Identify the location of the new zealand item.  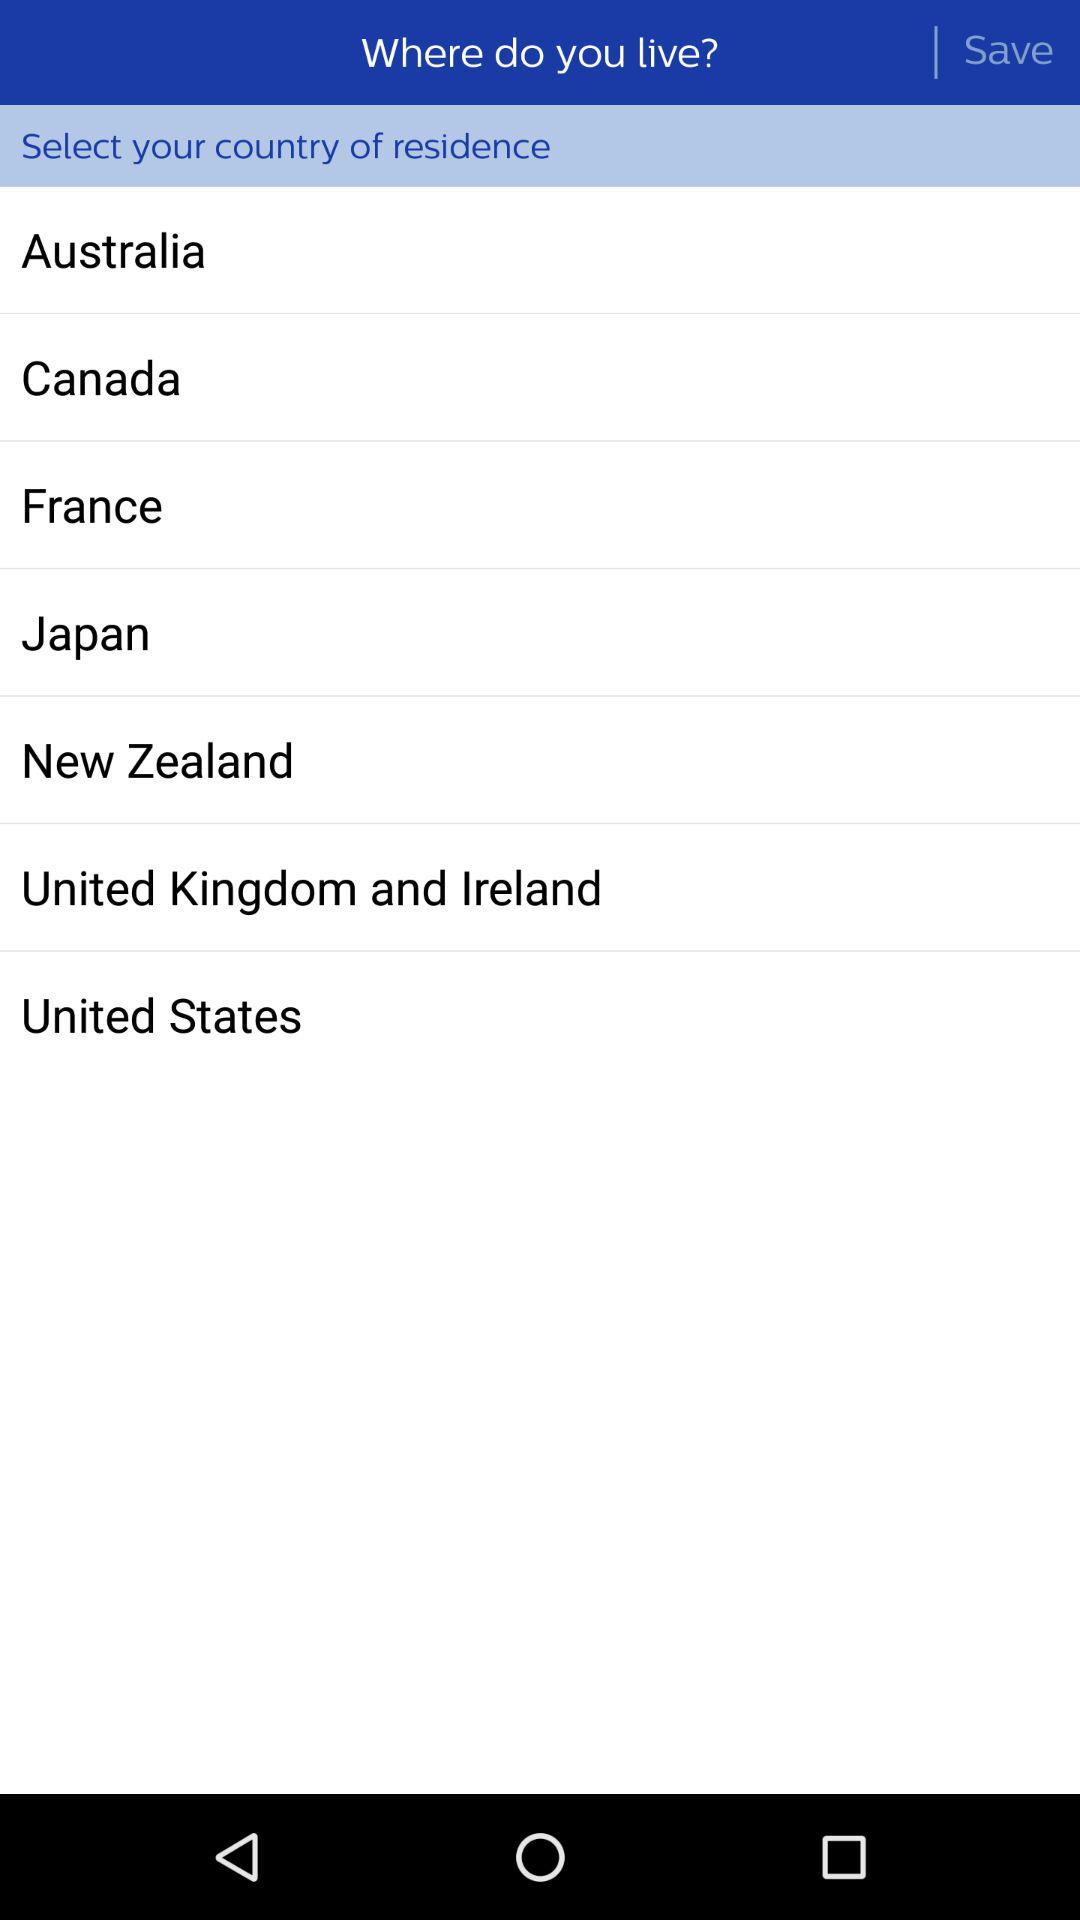
(540, 758).